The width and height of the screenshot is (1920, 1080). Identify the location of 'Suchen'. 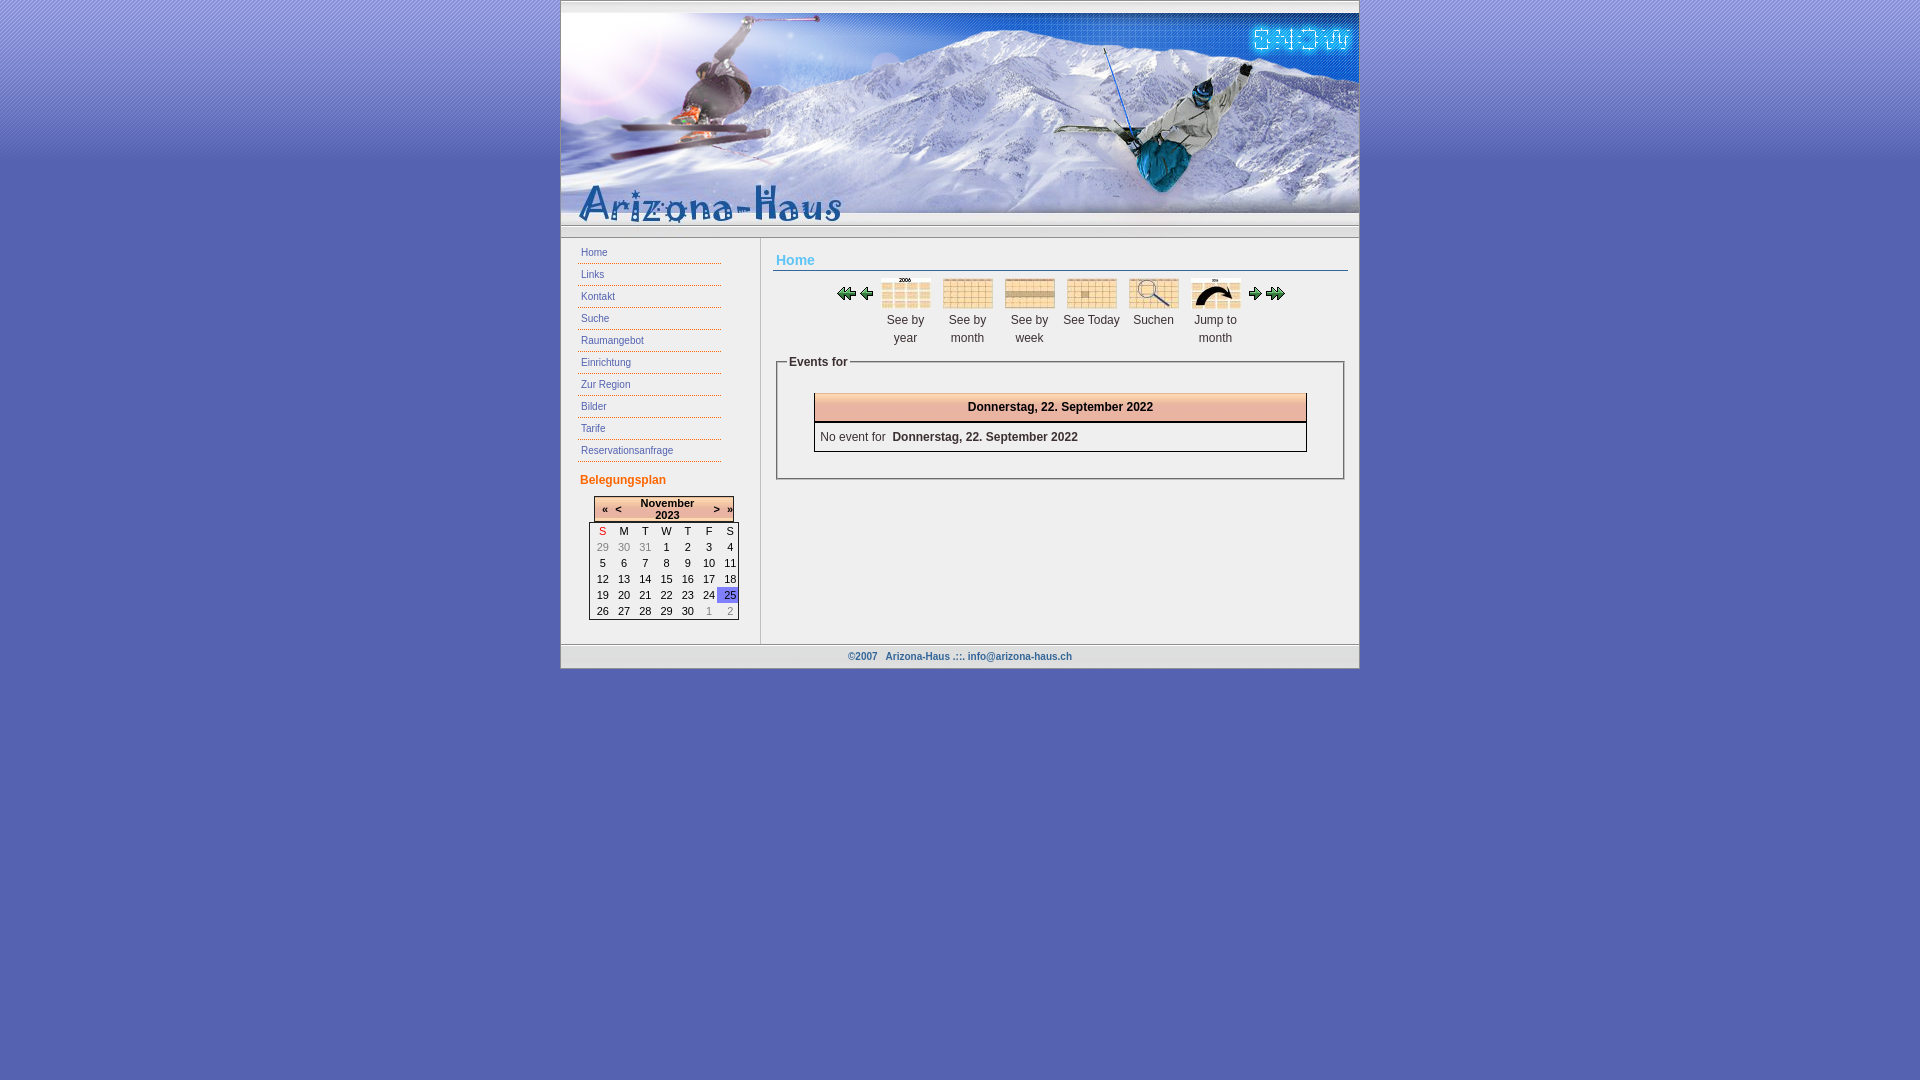
(1152, 304).